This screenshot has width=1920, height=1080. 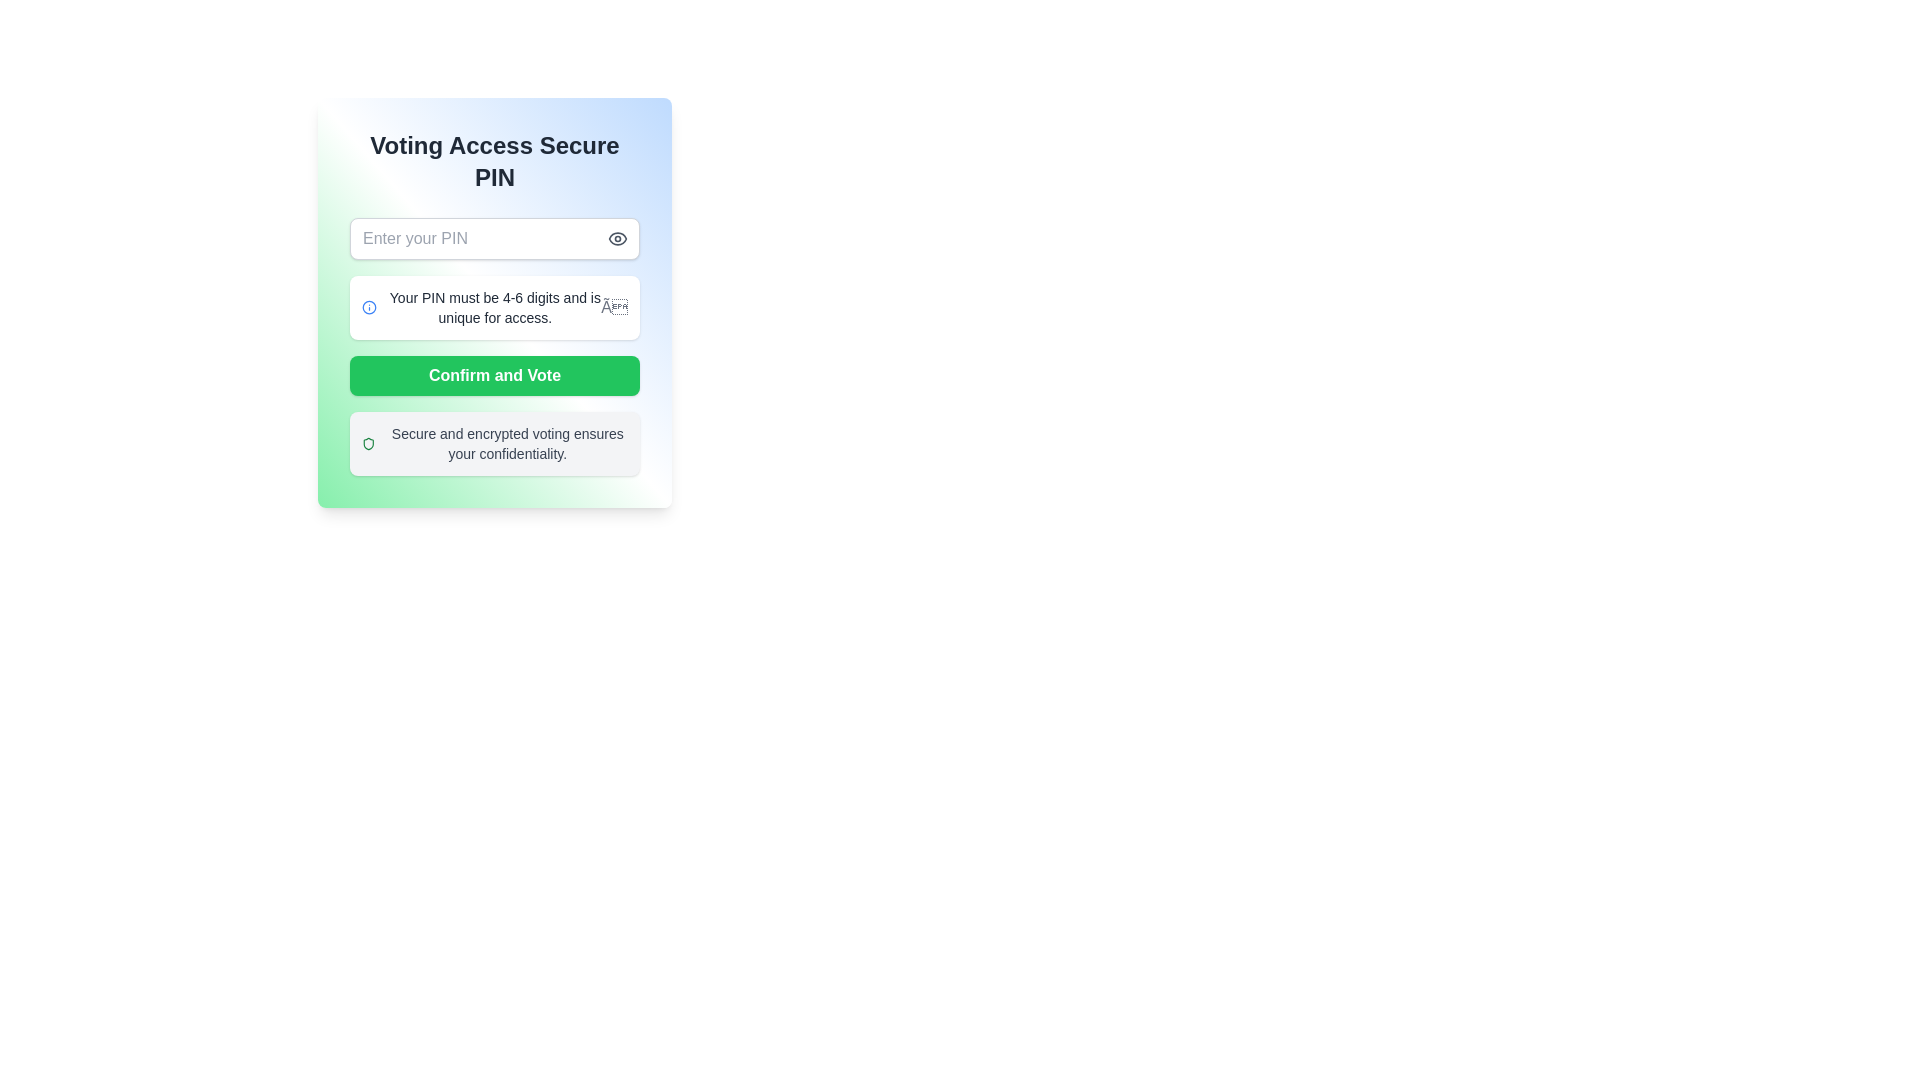 I want to click on the secure and encrypted voting icon located under the 'Confirm and Vote' button and to the left of the label stating 'Secure and encrypted voting ensures your confidentiality.', so click(x=368, y=442).